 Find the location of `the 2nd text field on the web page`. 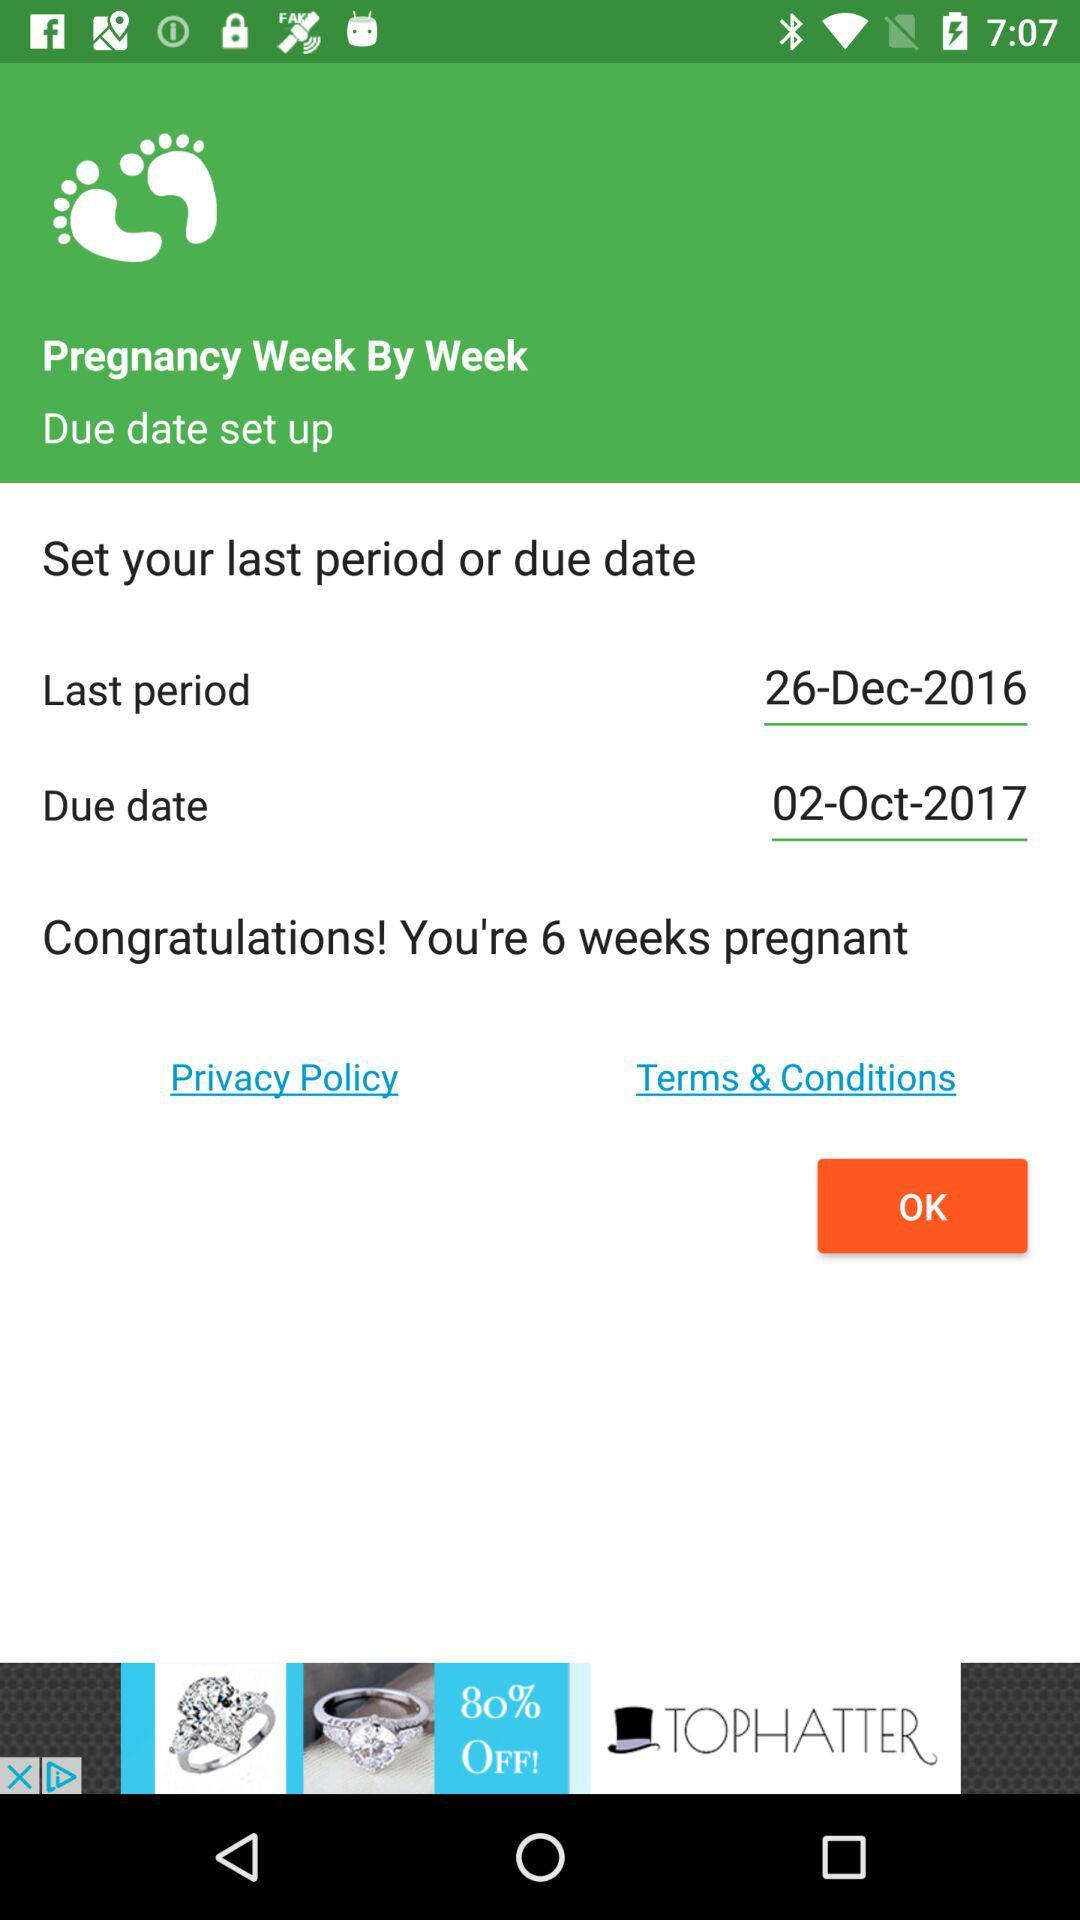

the 2nd text field on the web page is located at coordinates (898, 804).